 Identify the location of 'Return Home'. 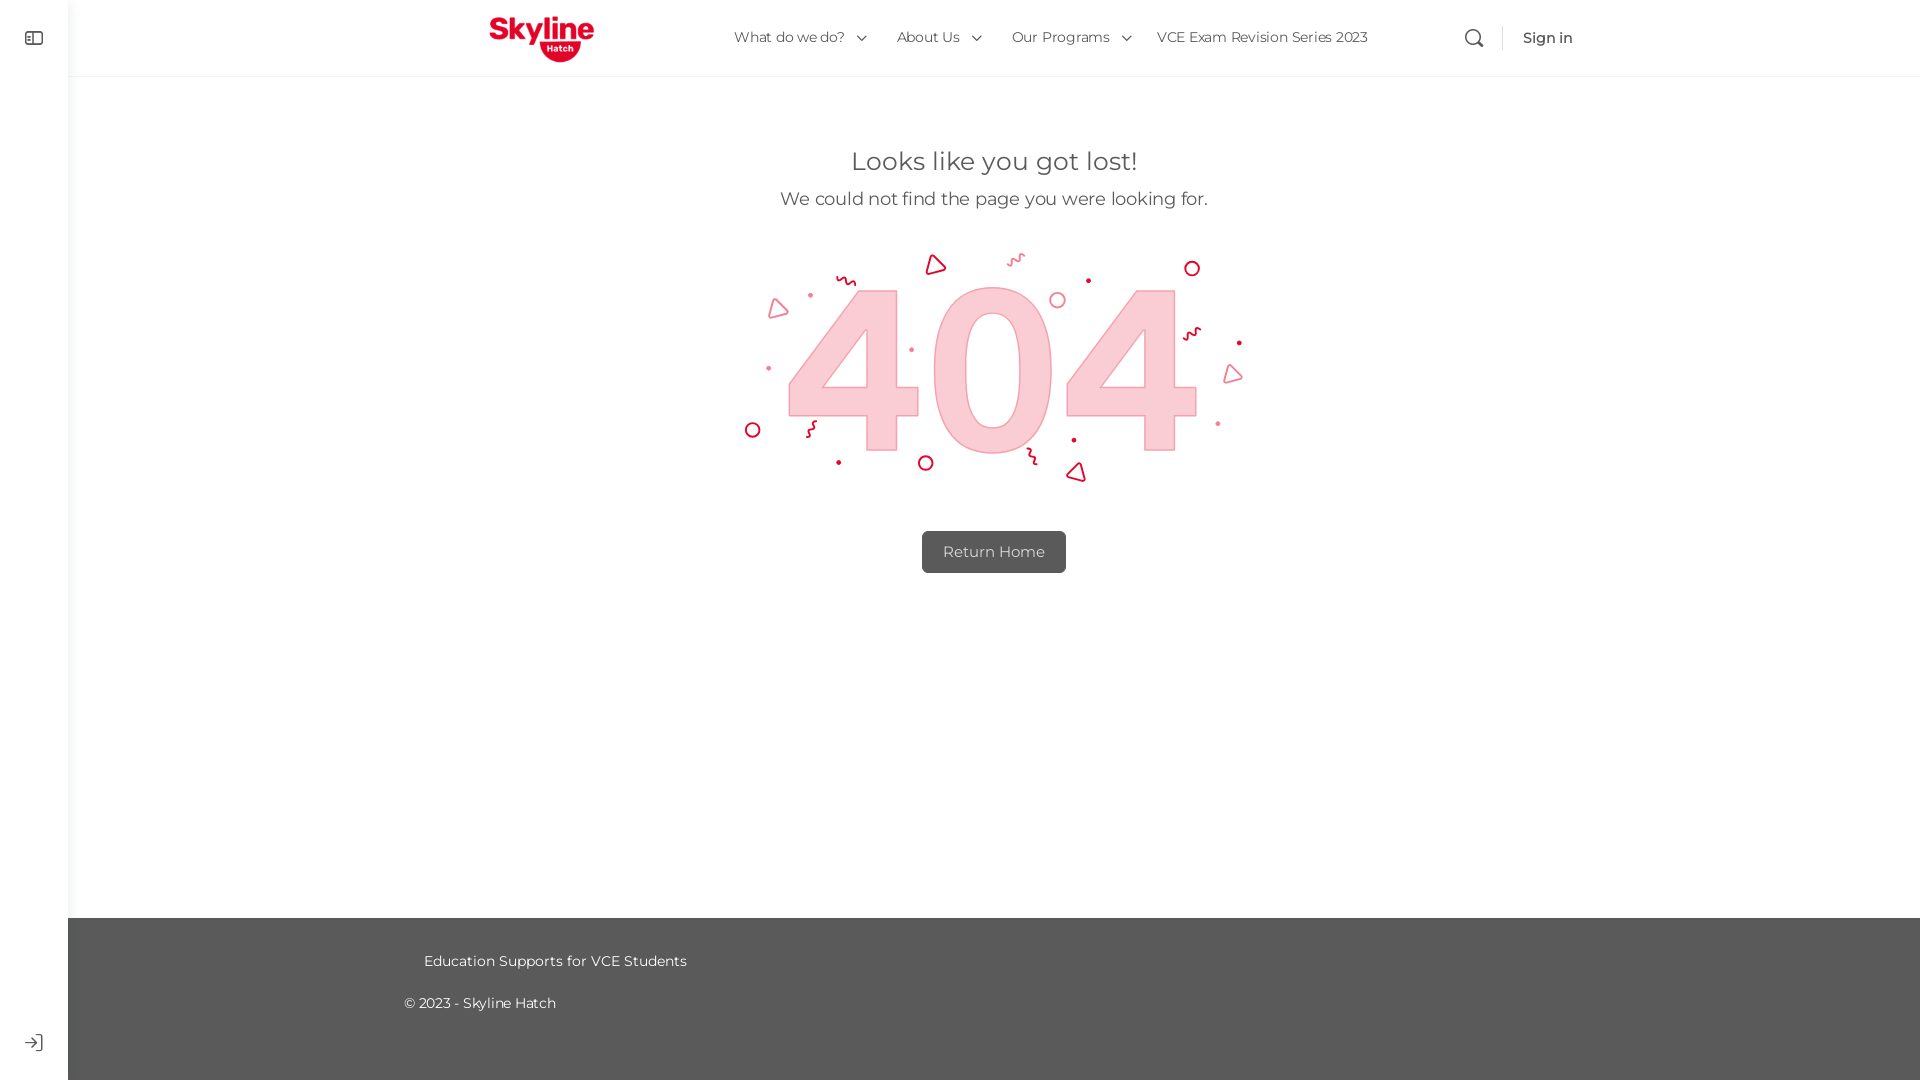
(993, 551).